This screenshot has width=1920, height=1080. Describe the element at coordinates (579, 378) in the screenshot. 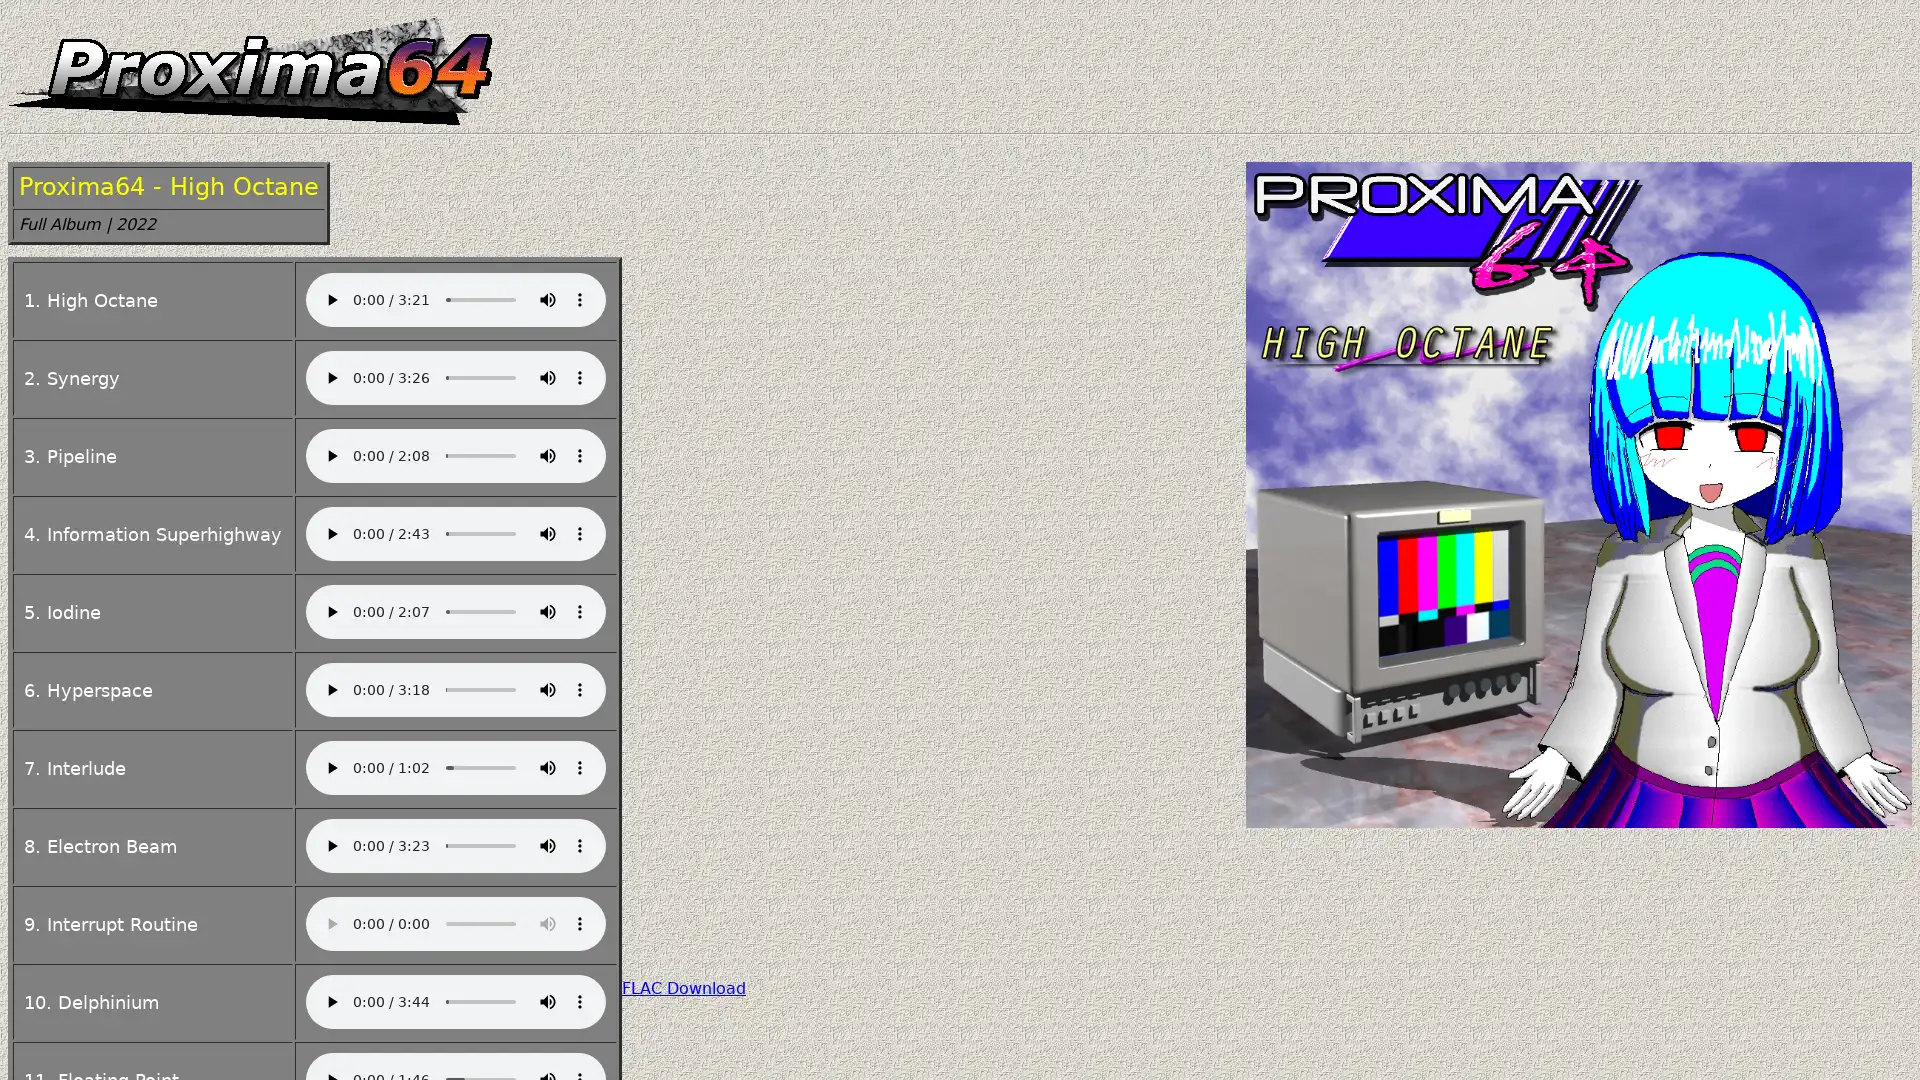

I see `show more media controls` at that location.